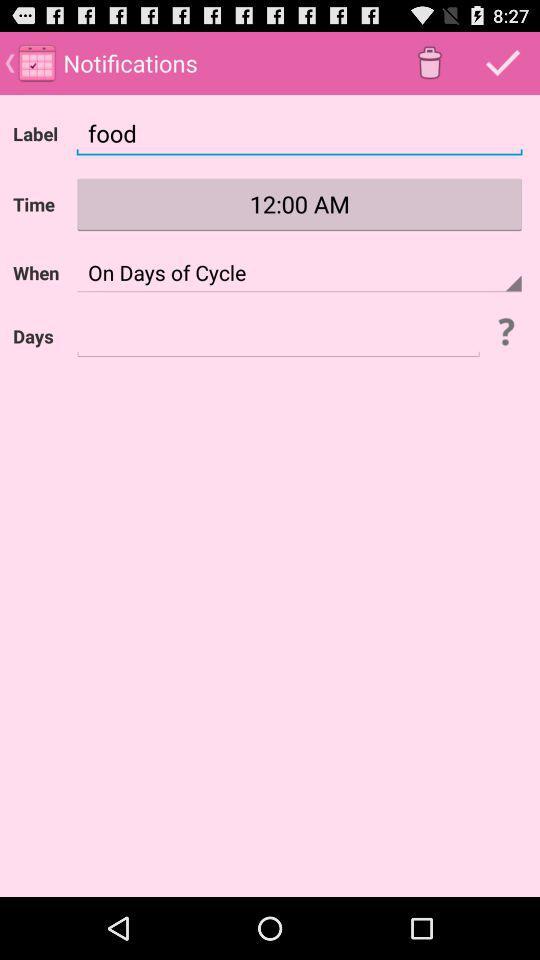 This screenshot has height=960, width=540. I want to click on number of days, so click(277, 336).